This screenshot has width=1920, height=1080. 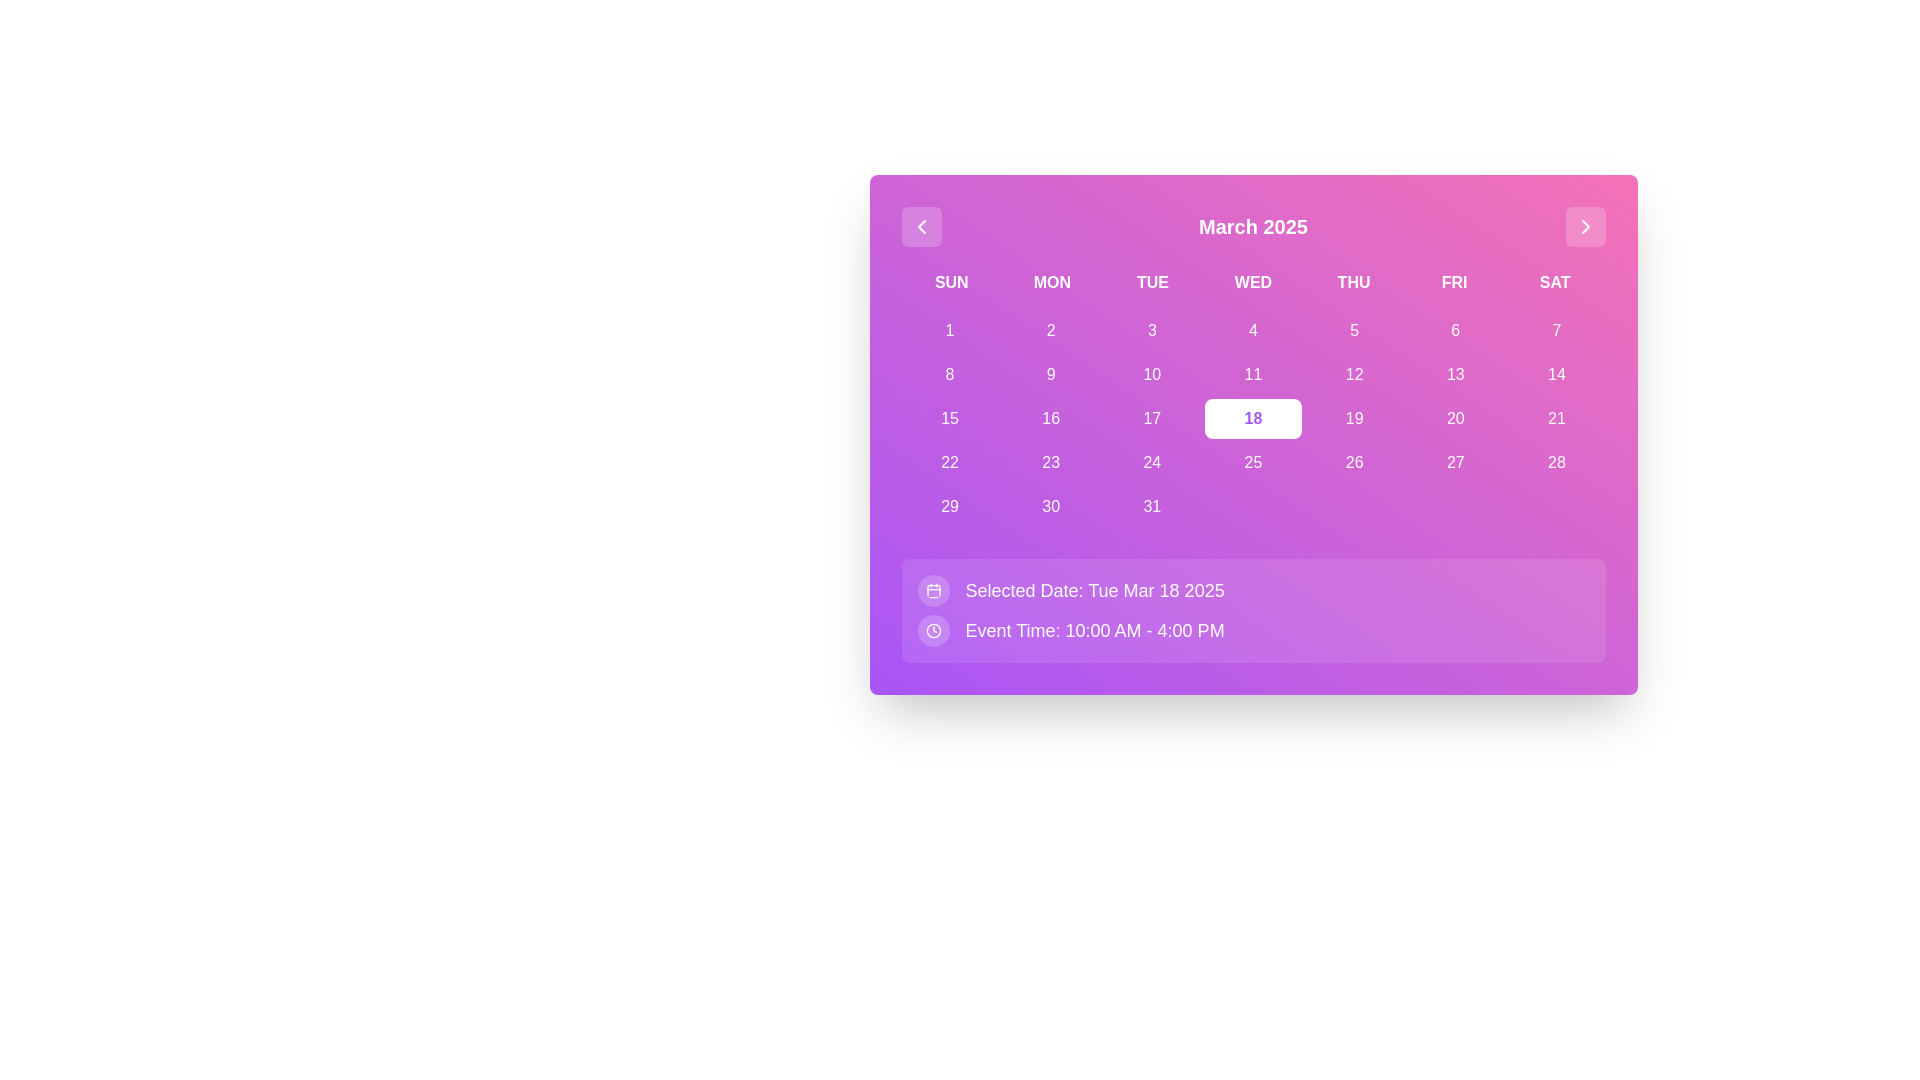 What do you see at coordinates (1050, 462) in the screenshot?
I see `the small purple button labeled '23'` at bounding box center [1050, 462].